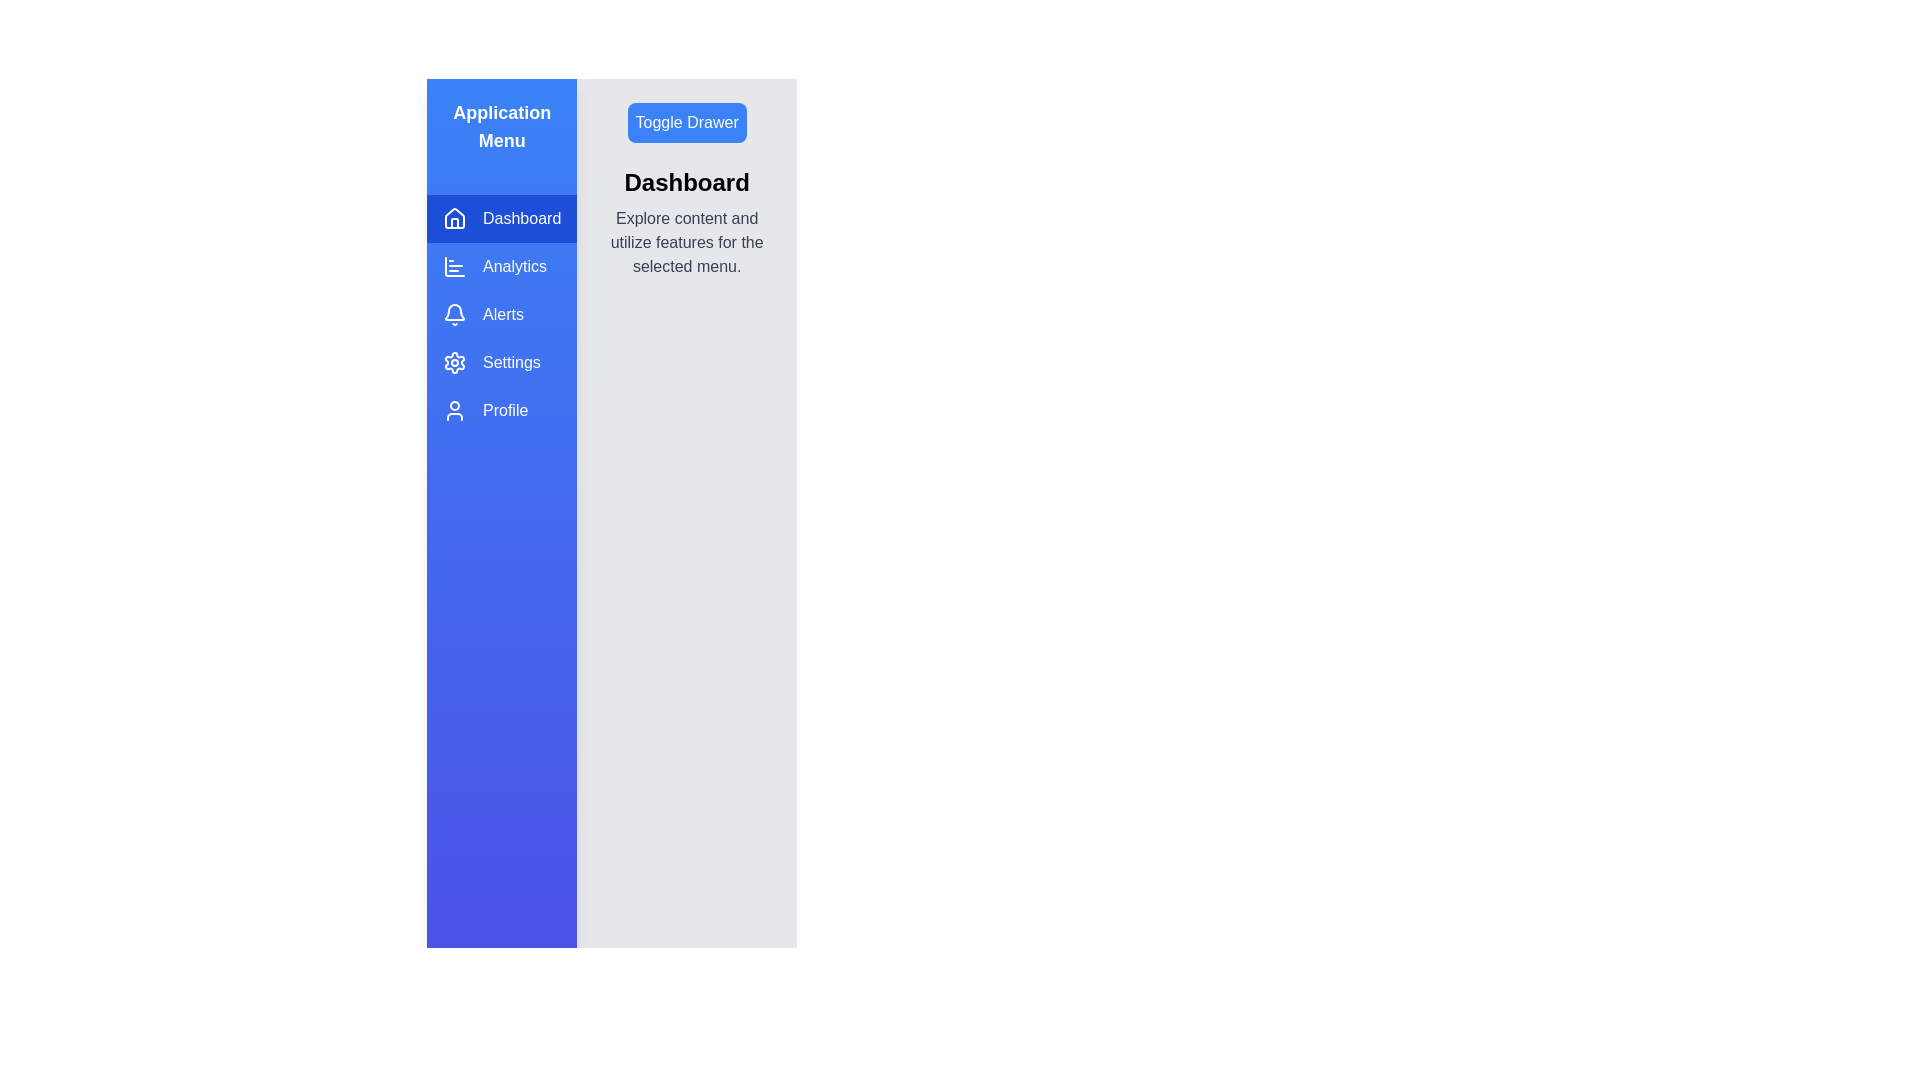  I want to click on the menu item Profile to observe its hover effect, so click(502, 410).